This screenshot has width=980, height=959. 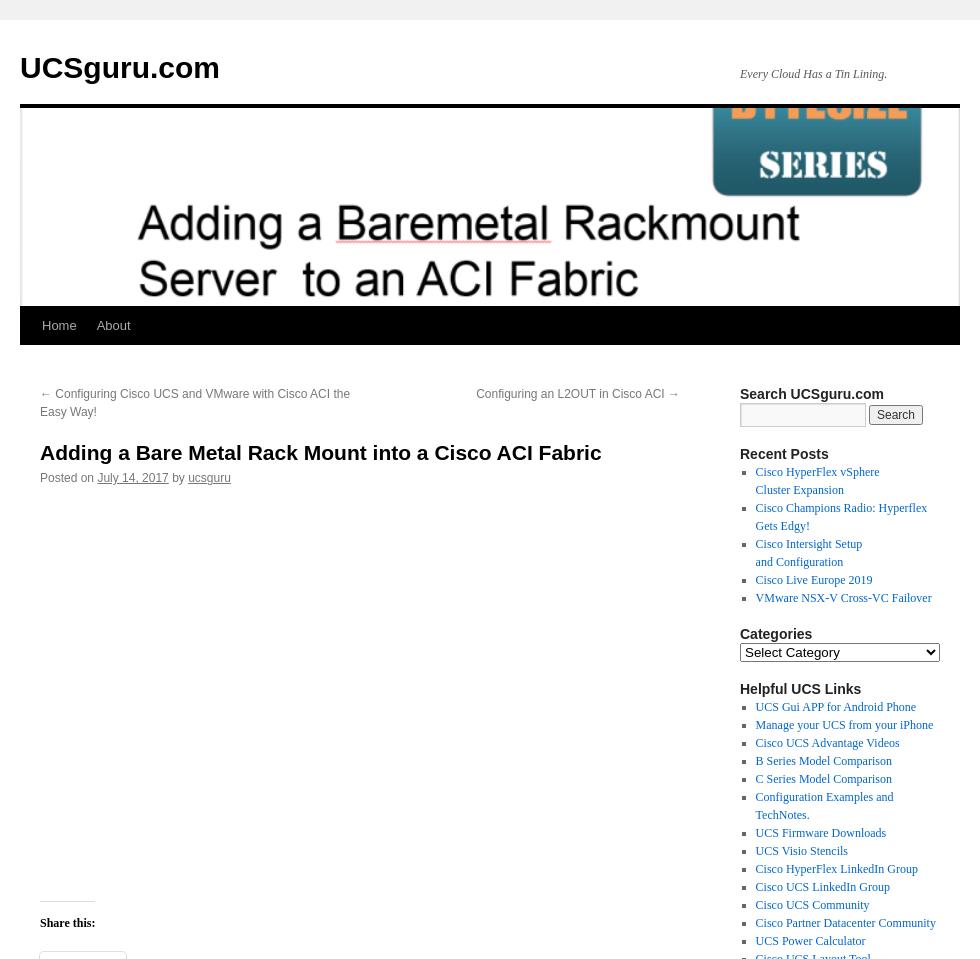 What do you see at coordinates (843, 724) in the screenshot?
I see `'Manage your UCS from your iPhone'` at bounding box center [843, 724].